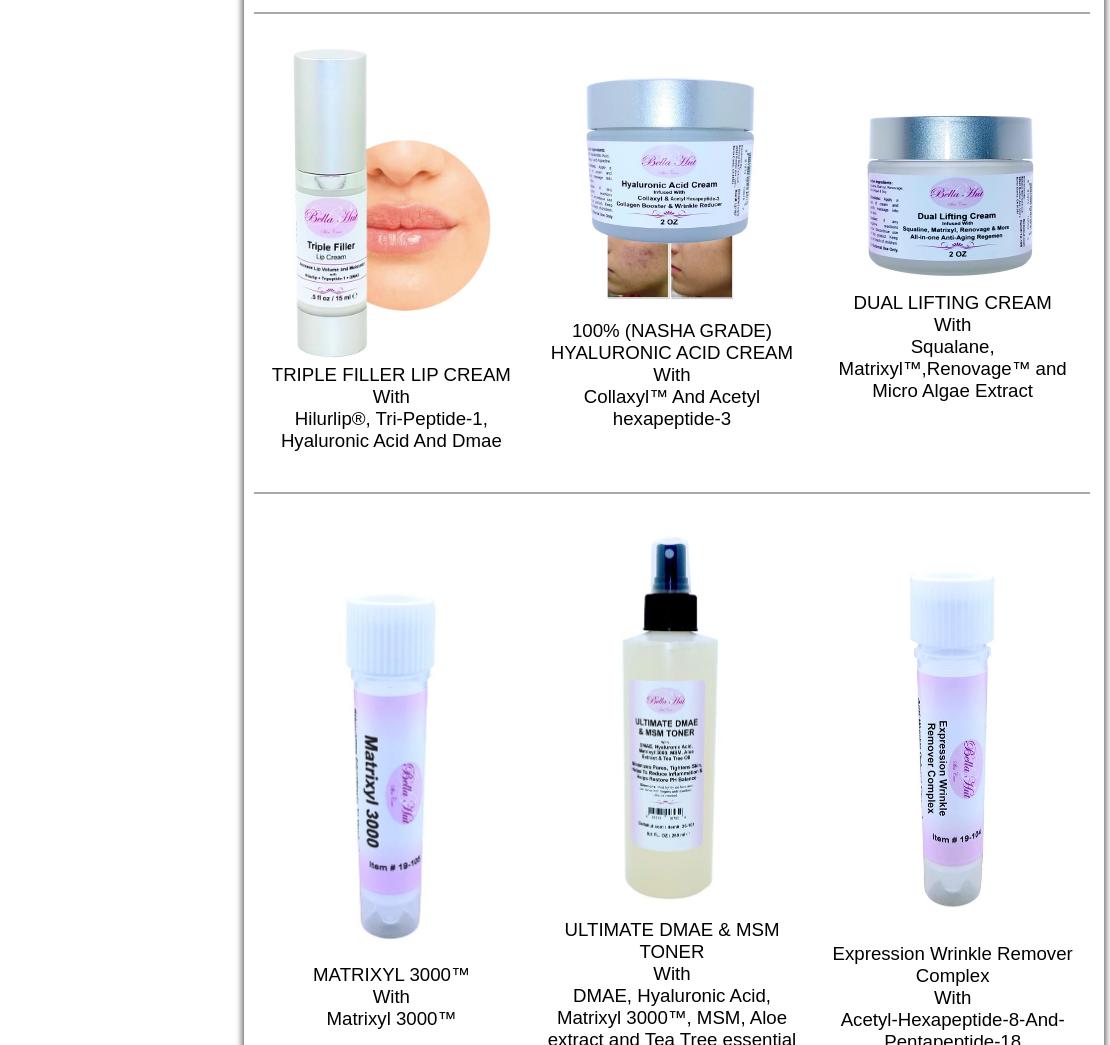  Describe the element at coordinates (951, 302) in the screenshot. I see `'DUAL LIFTING CREAM'` at that location.